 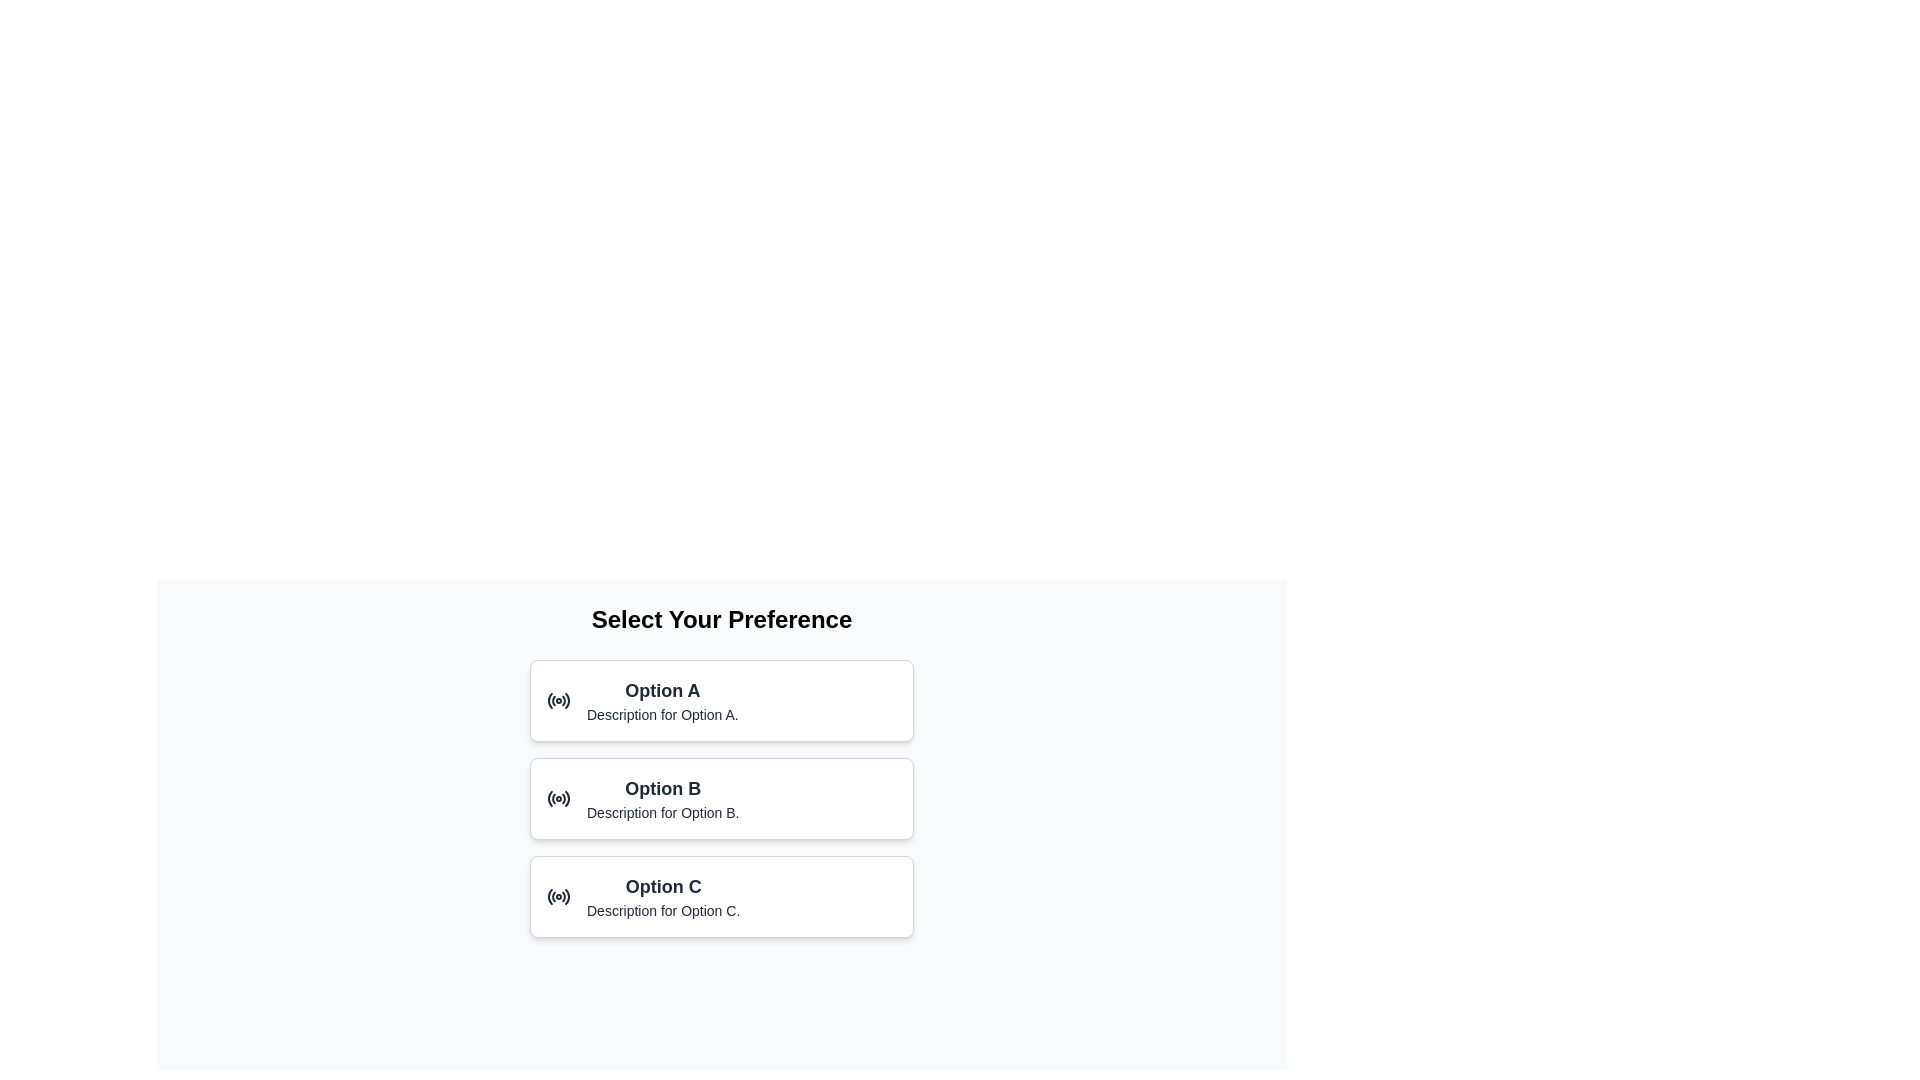 What do you see at coordinates (663, 813) in the screenshot?
I see `the static text that provides additional information about 'Option B' located below the title in the 'Select Your Preference' interface` at bounding box center [663, 813].